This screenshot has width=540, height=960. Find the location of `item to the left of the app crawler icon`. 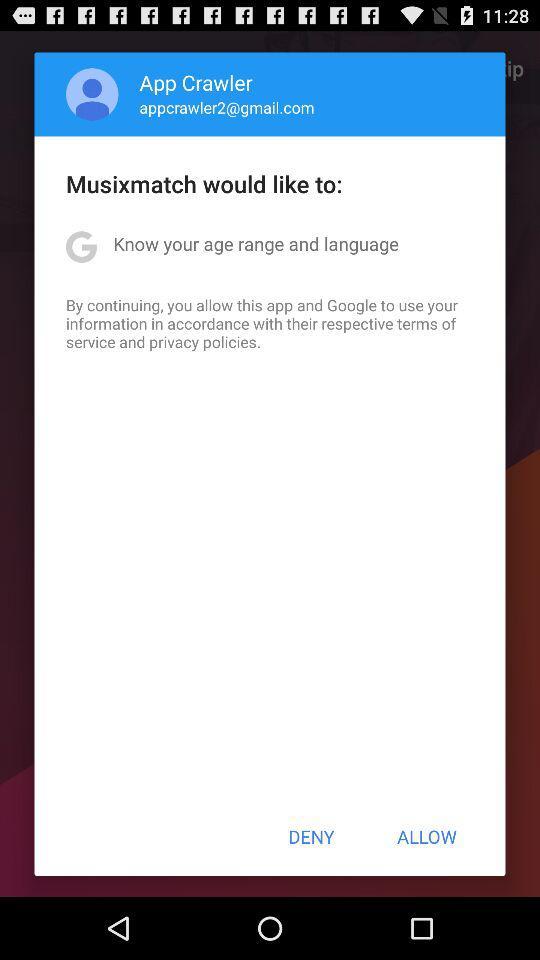

item to the left of the app crawler icon is located at coordinates (91, 94).